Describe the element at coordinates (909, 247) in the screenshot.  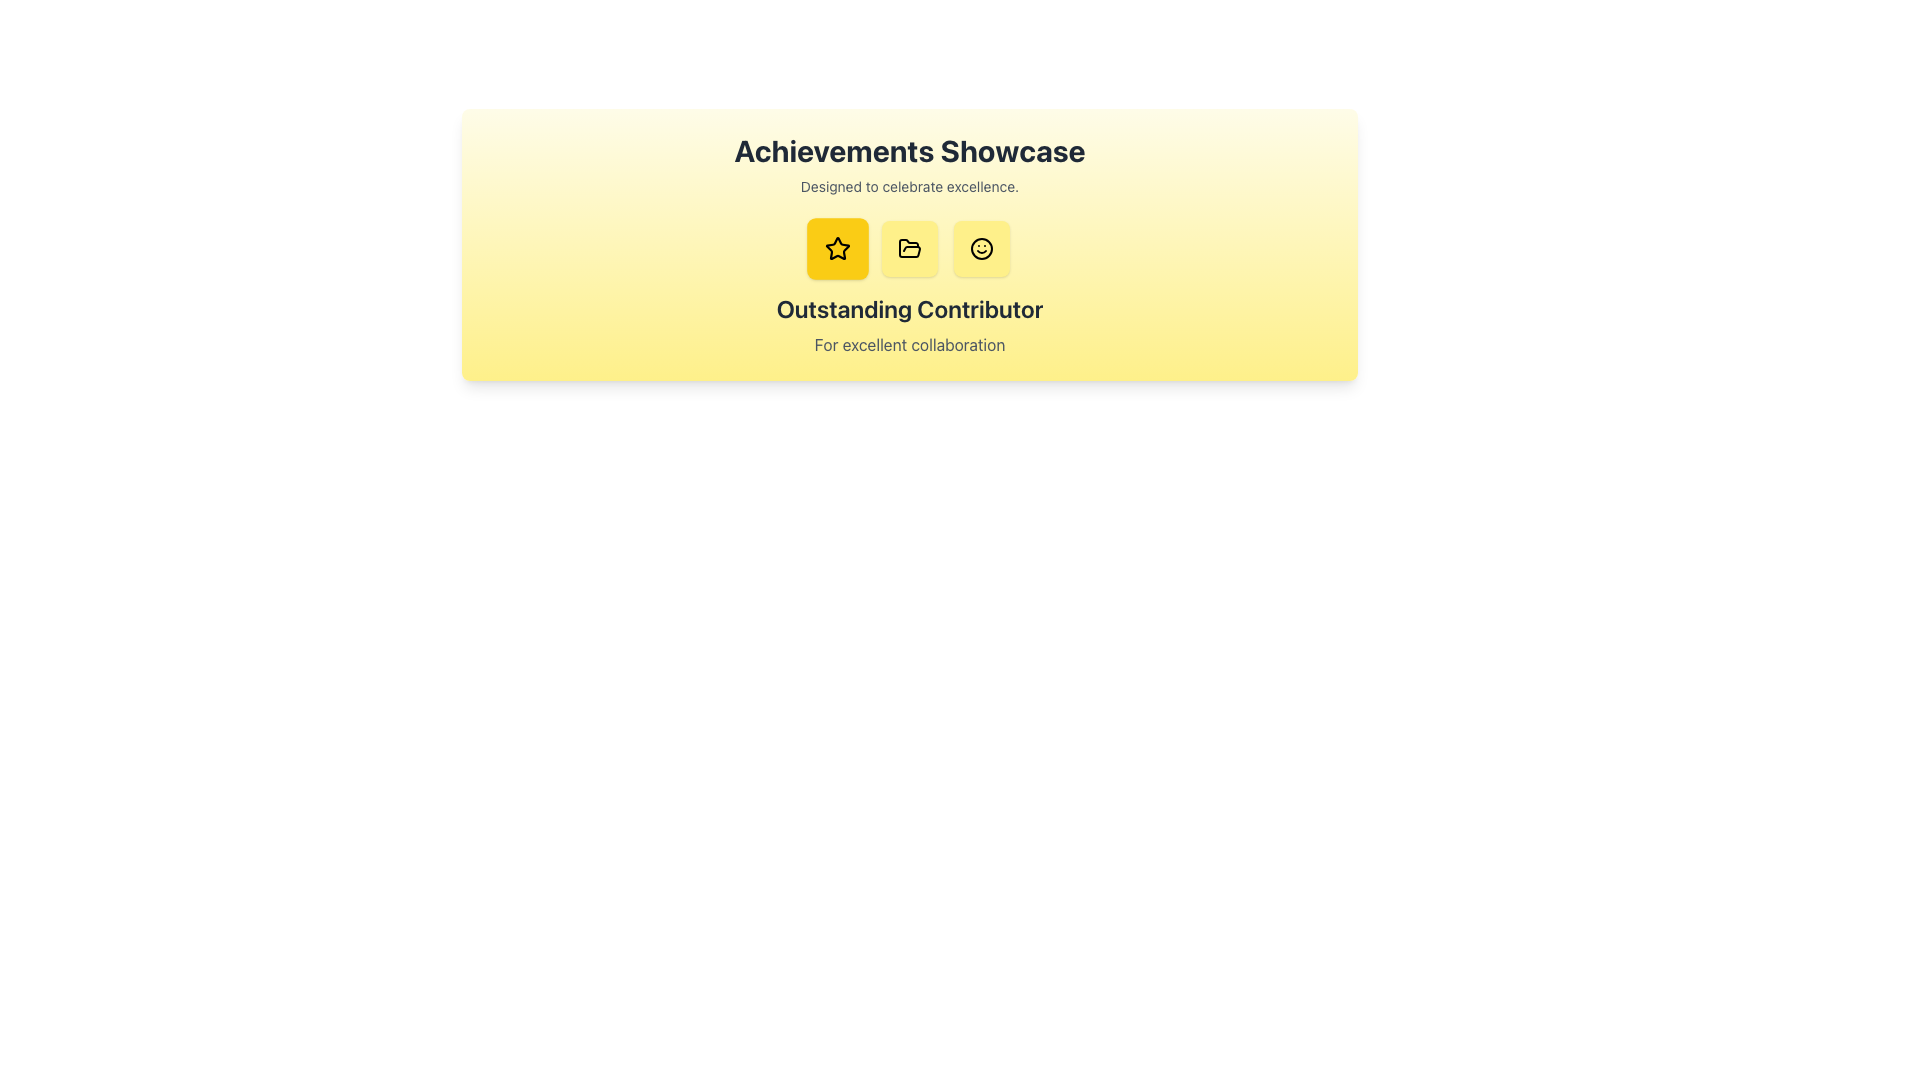
I see `the folder icon located in the middle row of icons, positioned second between a star icon and a smiley face icon` at that location.